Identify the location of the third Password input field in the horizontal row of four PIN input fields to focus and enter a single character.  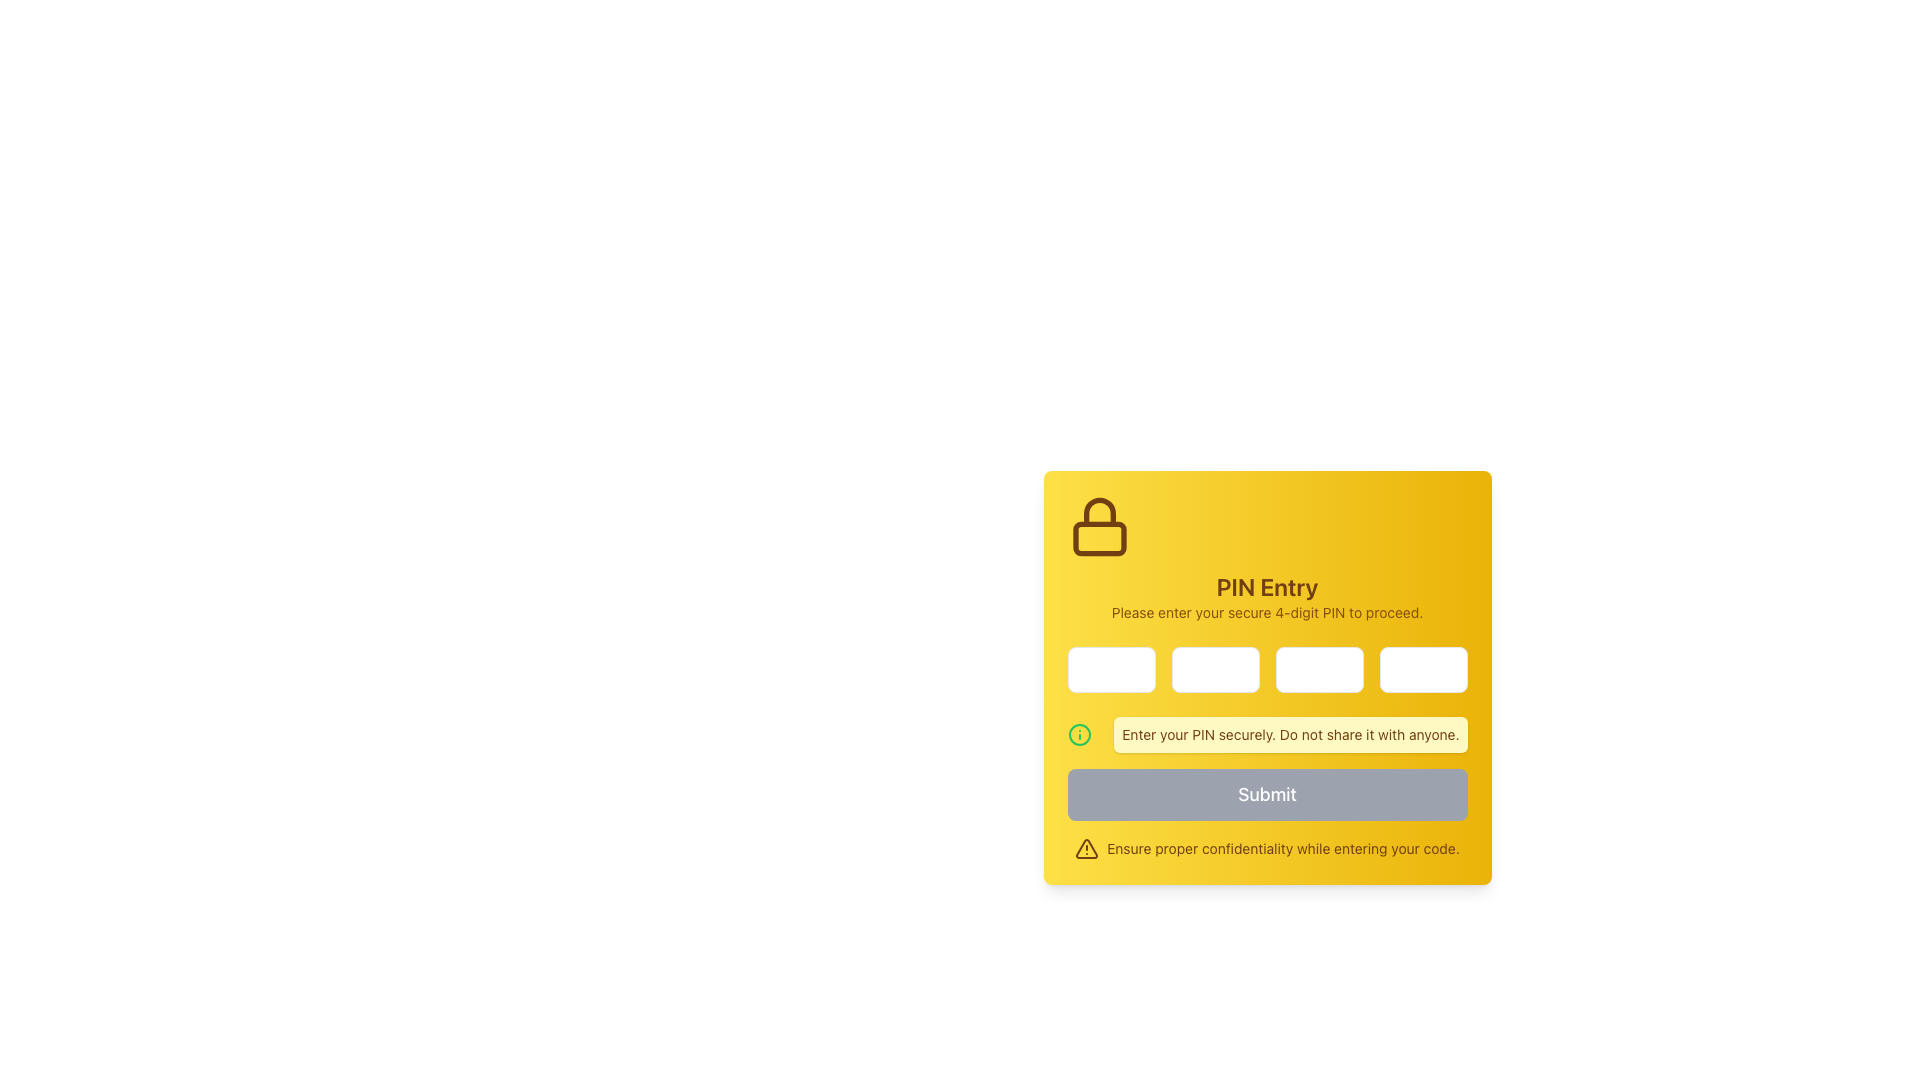
(1319, 670).